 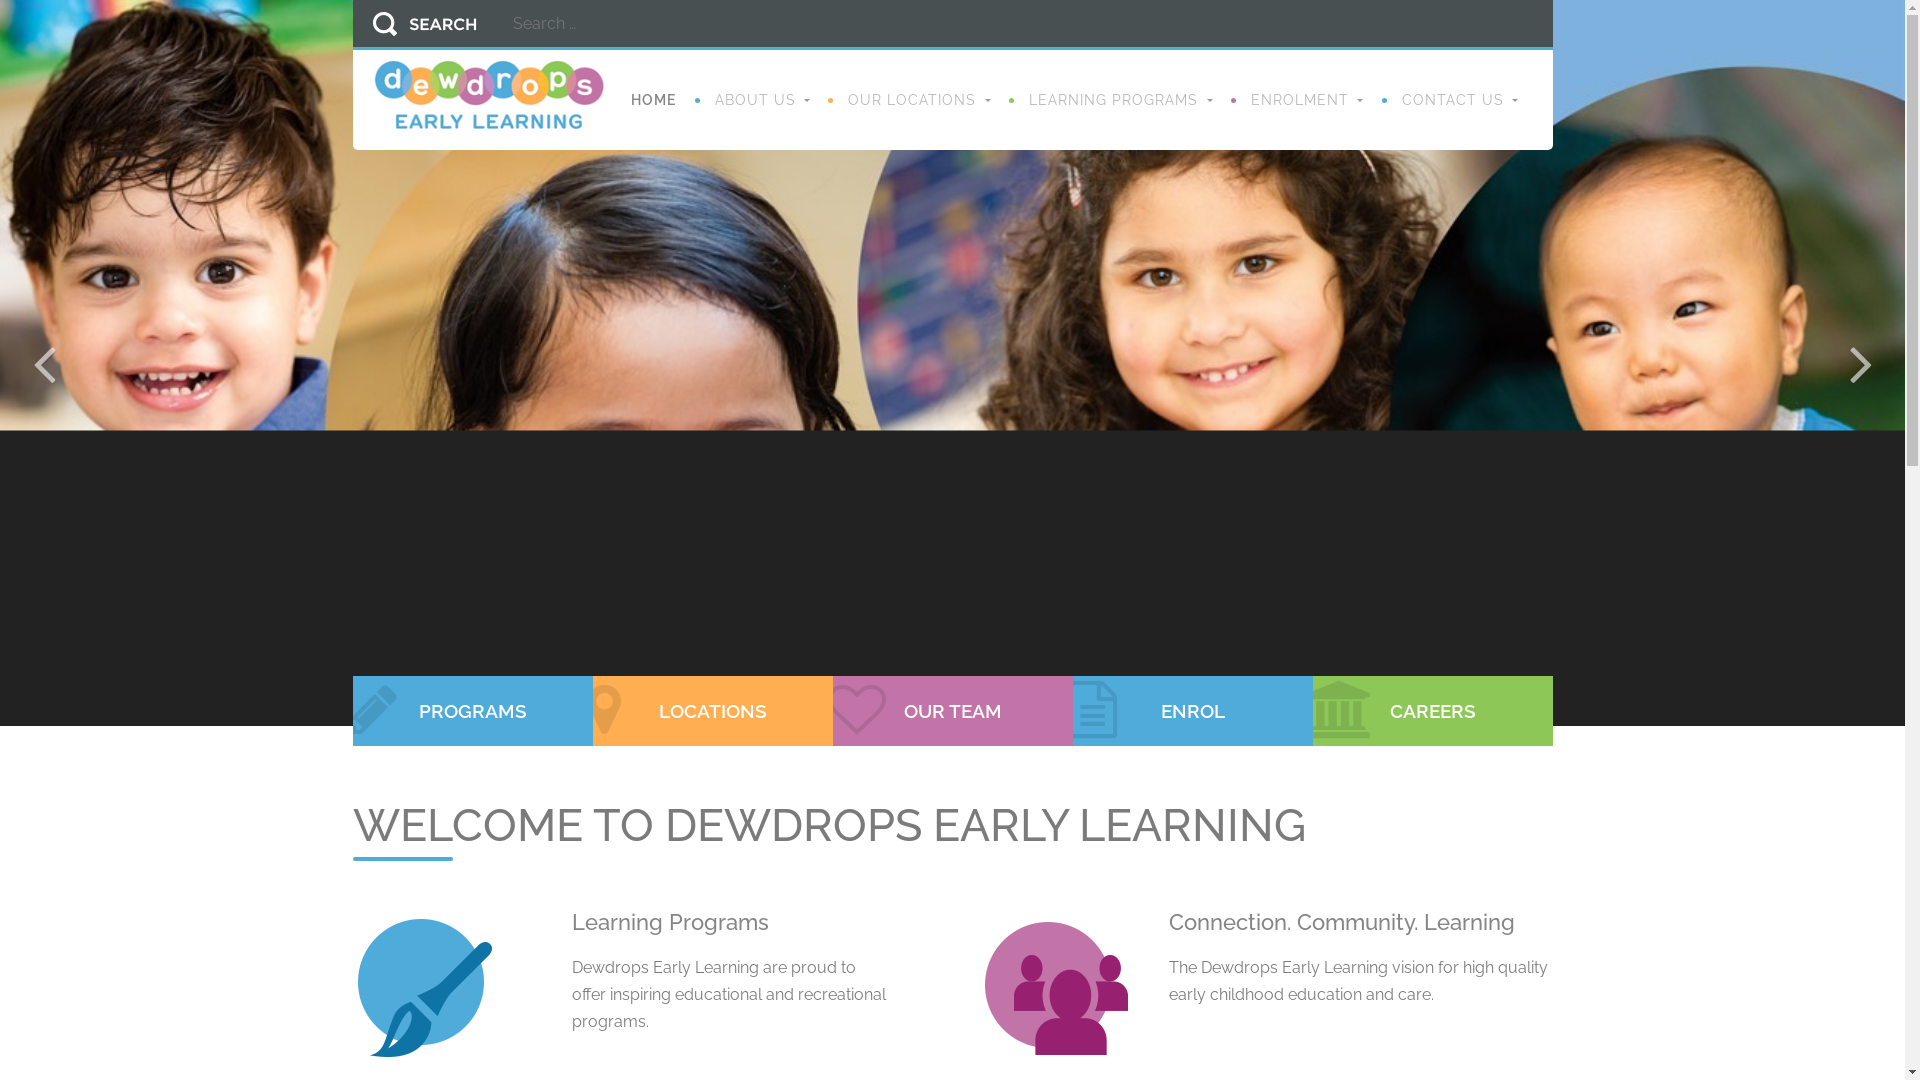 I want to click on 'HOME', so click(x=653, y=100).